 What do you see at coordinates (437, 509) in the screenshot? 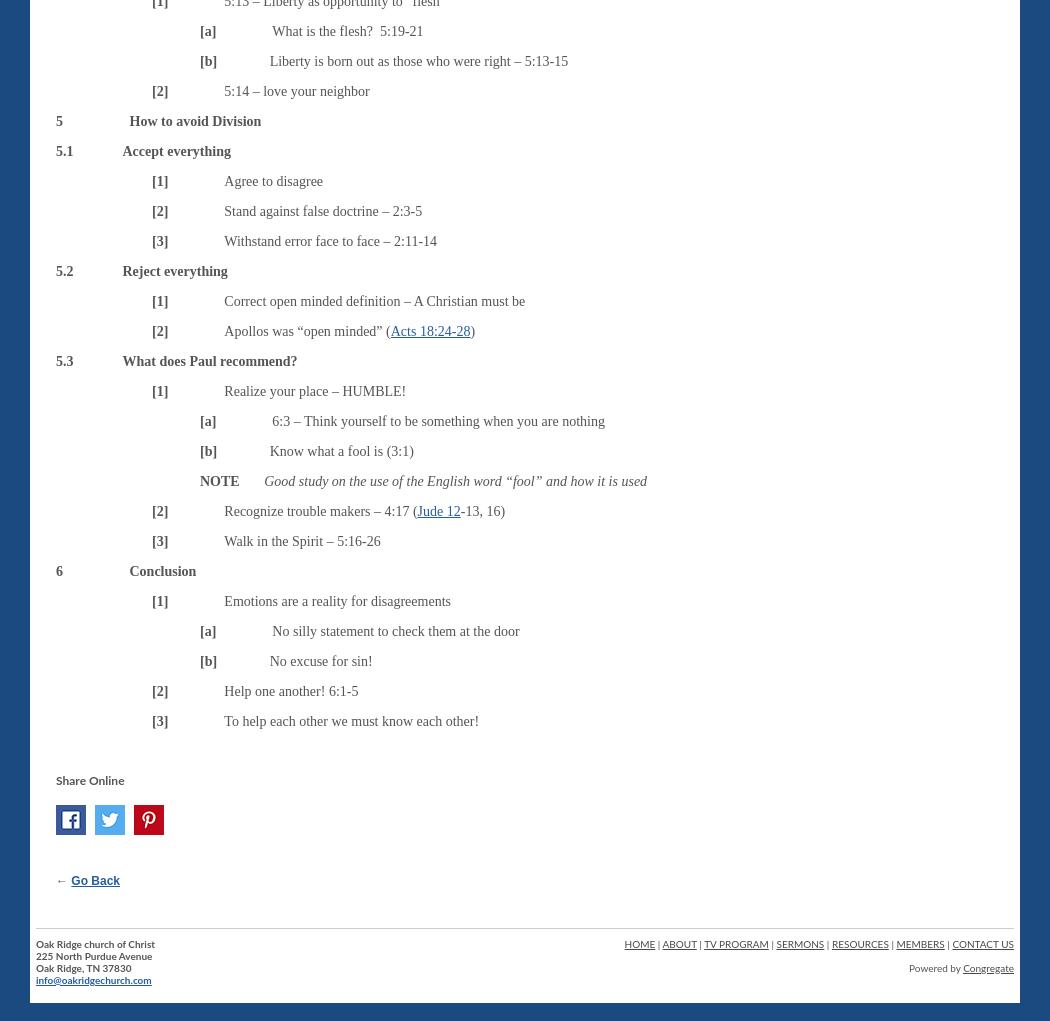
I see `'Jude 12'` at bounding box center [437, 509].